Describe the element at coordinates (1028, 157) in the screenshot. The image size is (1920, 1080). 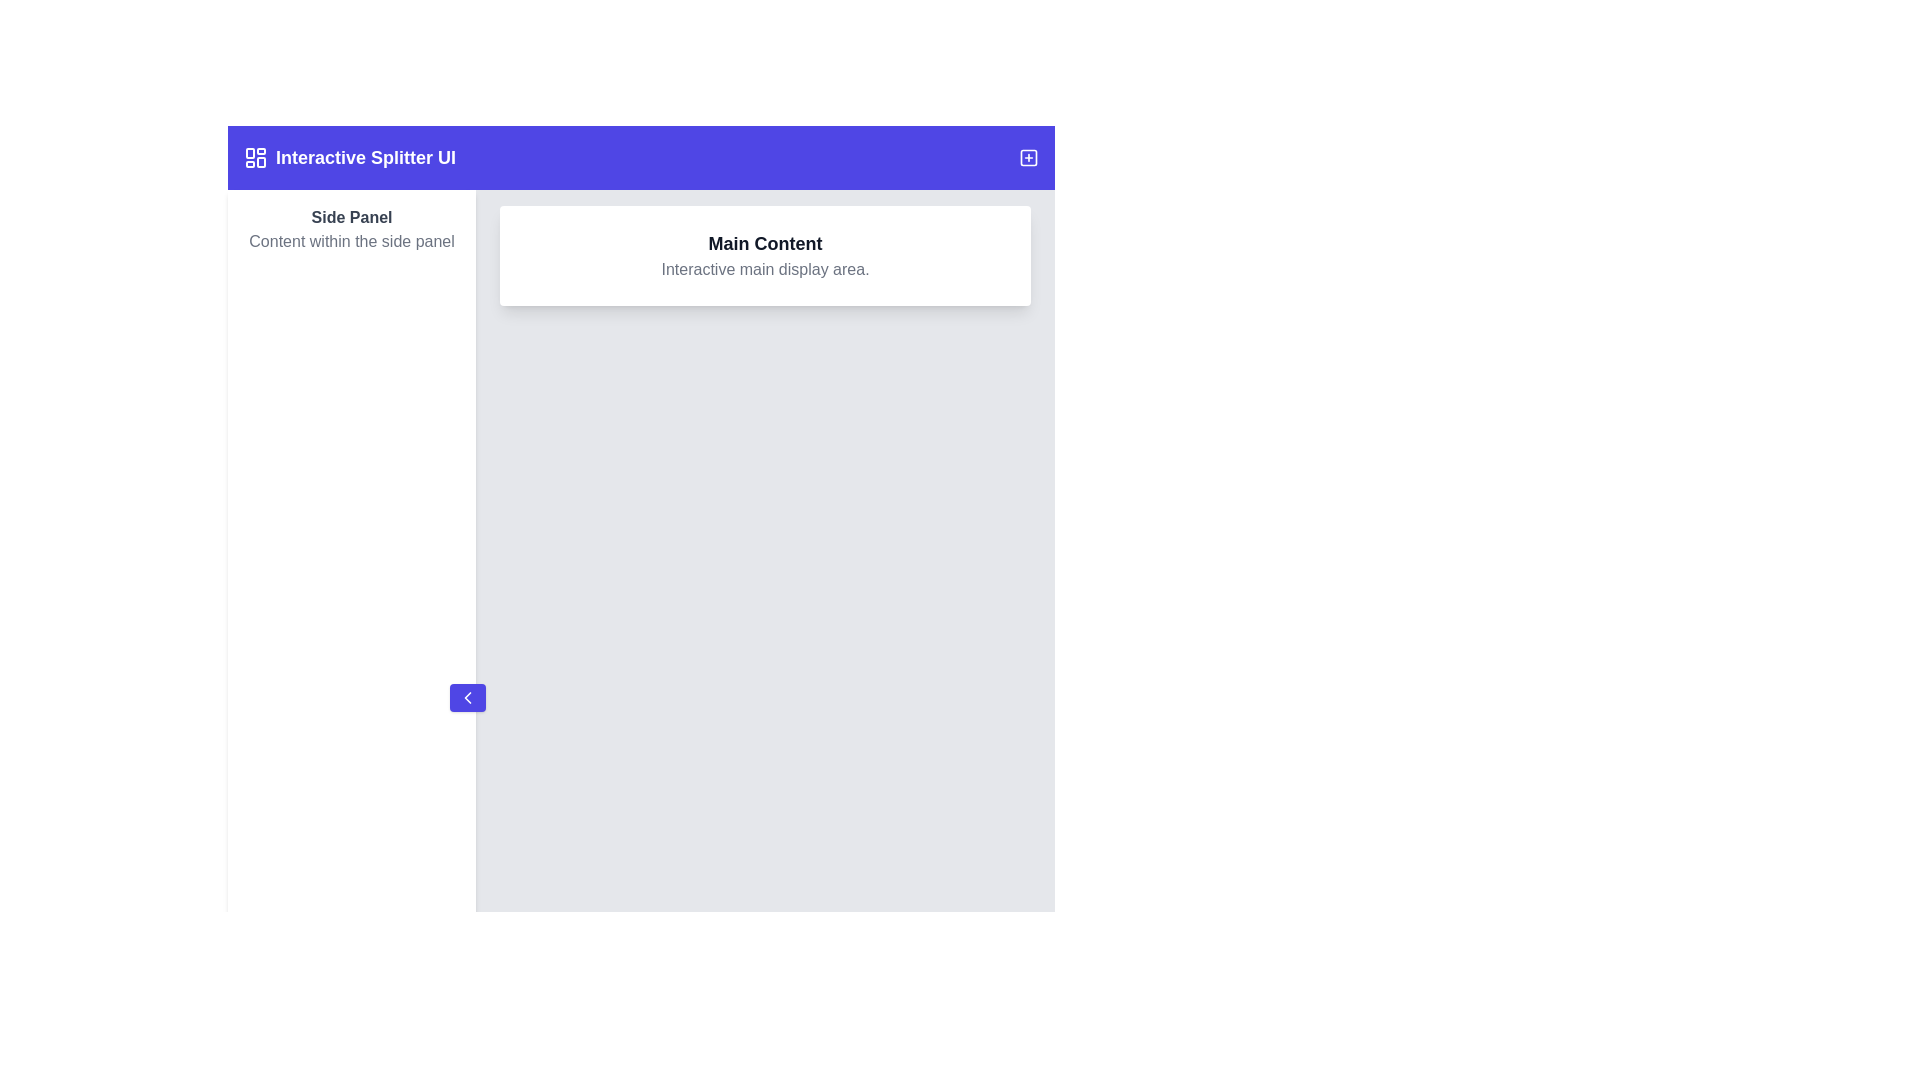
I see `the square-shaped icon button with a plus sign located in the top-right corner of the 'Interactive Splitter UI' header bar` at that location.